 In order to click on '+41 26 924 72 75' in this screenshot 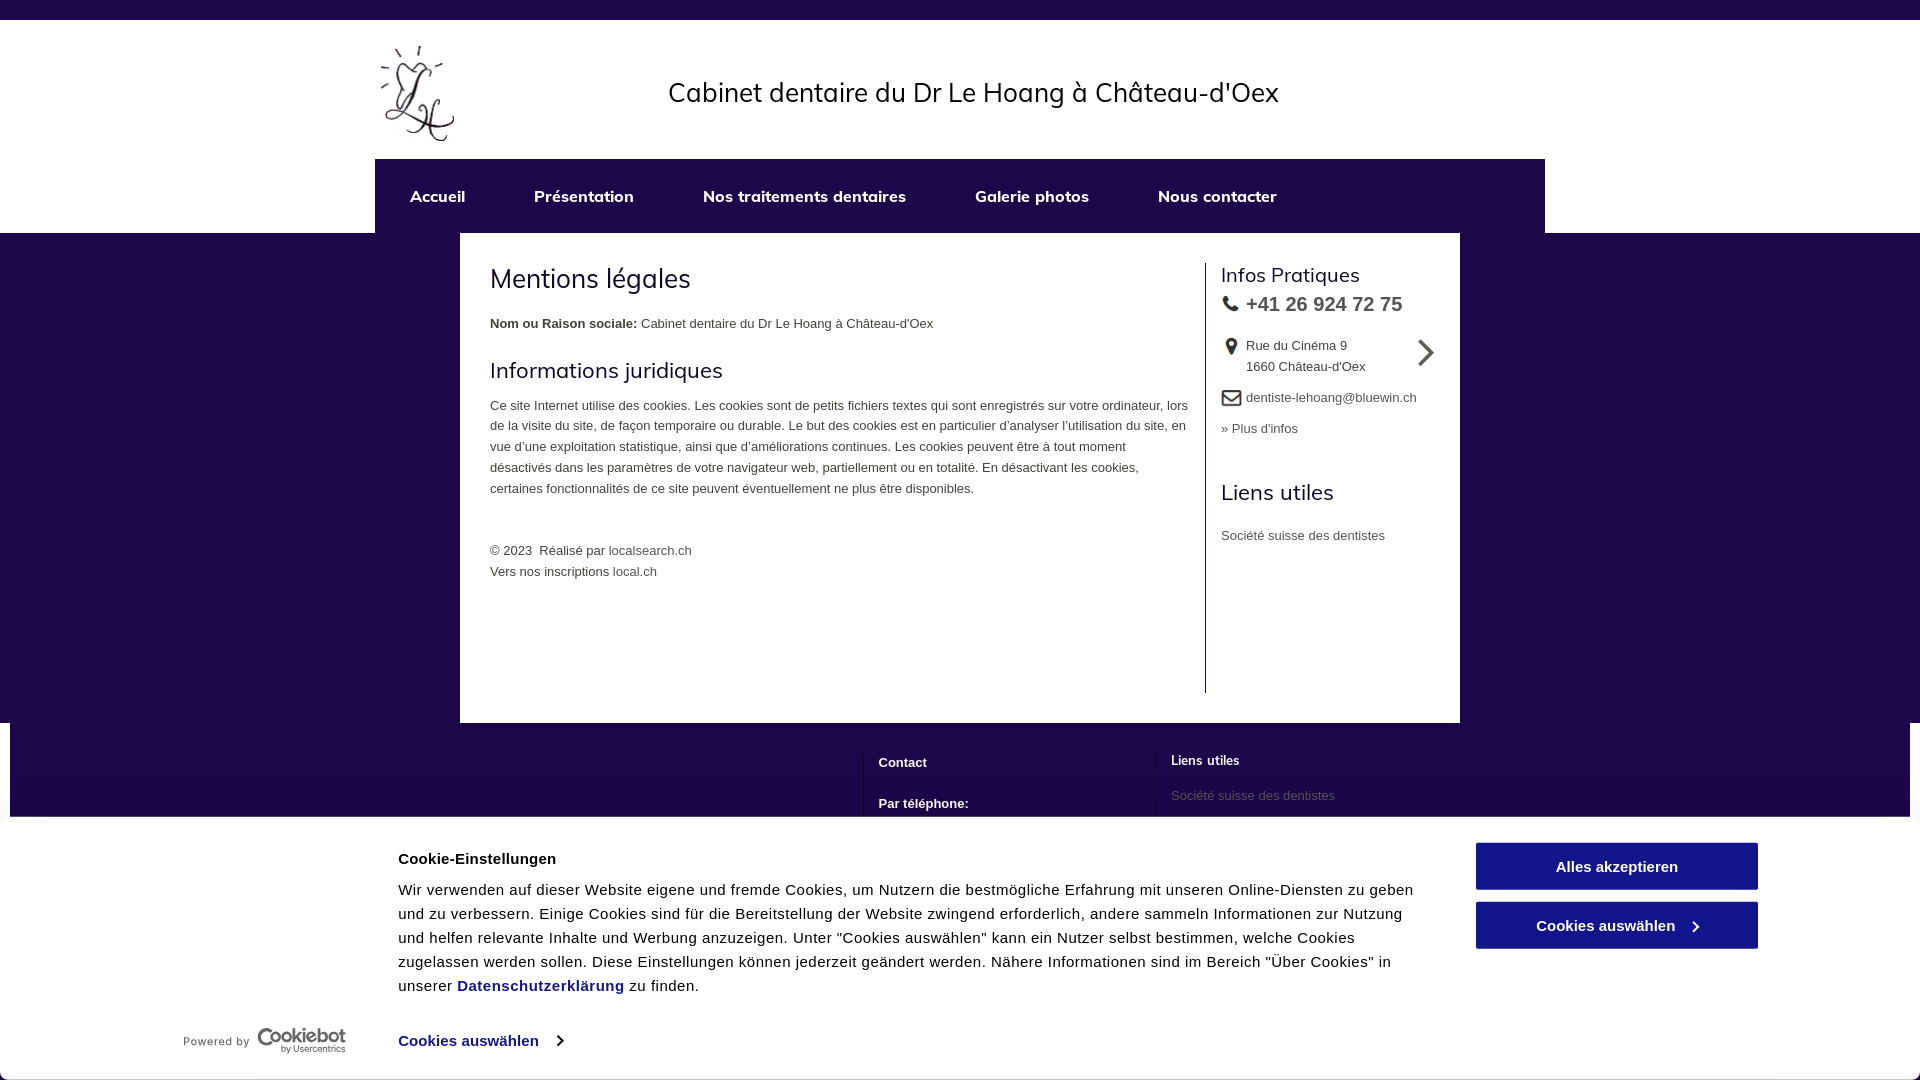, I will do `click(1324, 304)`.